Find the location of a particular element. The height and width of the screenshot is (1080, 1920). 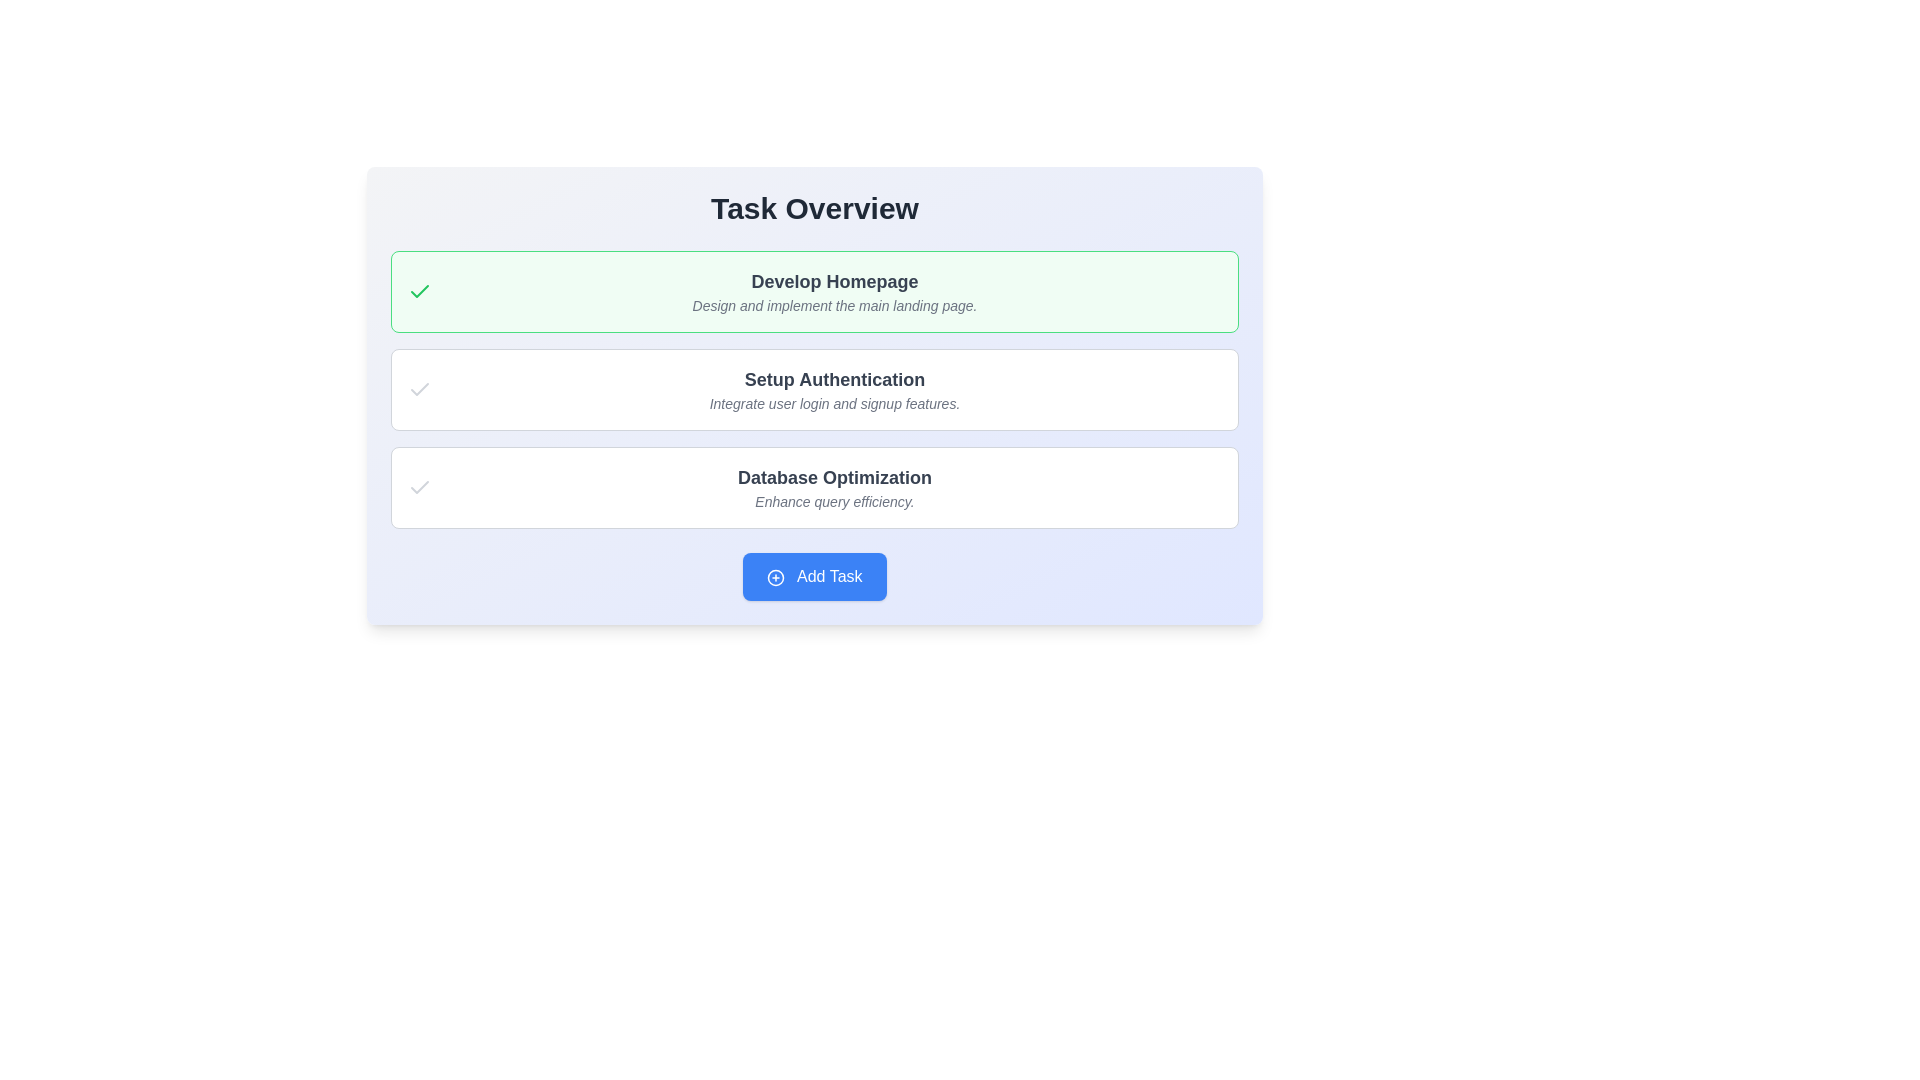

the task titled 'Develop Homepage' to view hover effects is located at coordinates (815, 292).